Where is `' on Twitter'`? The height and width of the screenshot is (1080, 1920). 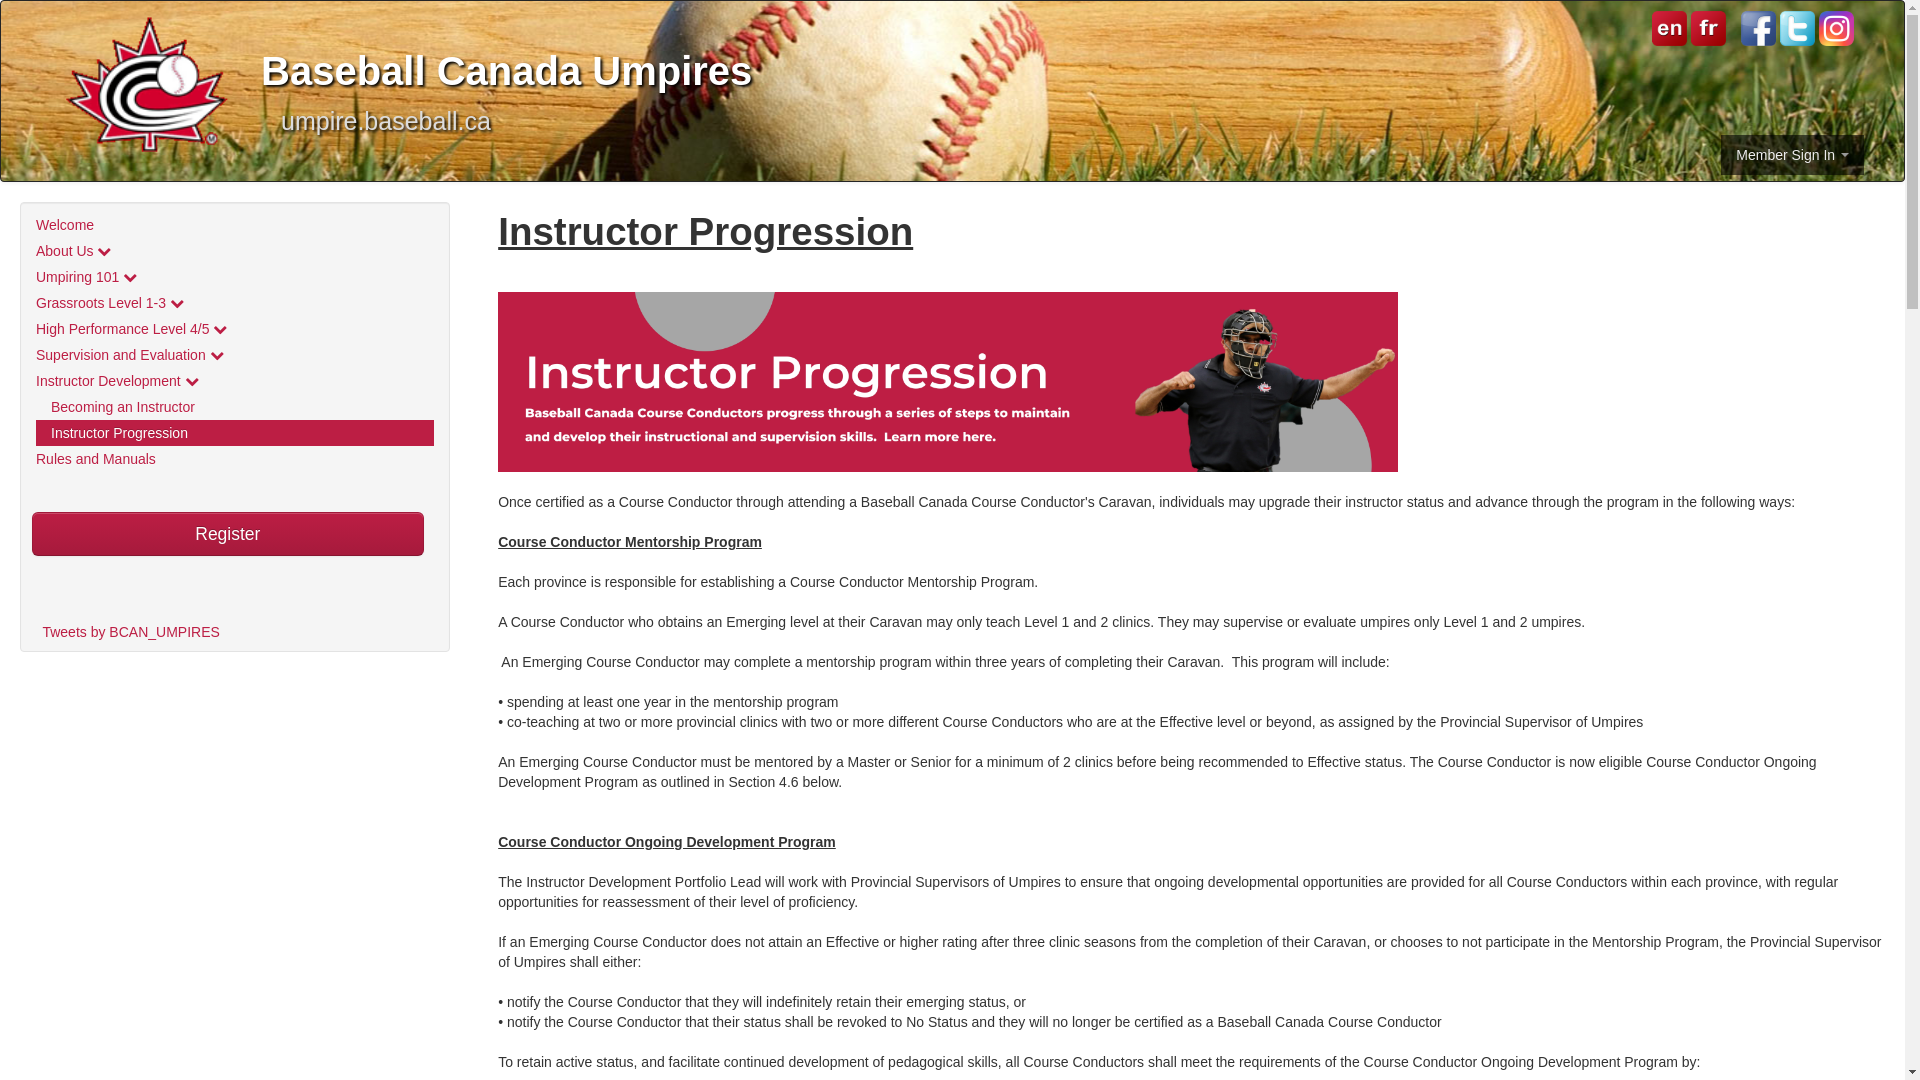
' on Twitter' is located at coordinates (1797, 28).